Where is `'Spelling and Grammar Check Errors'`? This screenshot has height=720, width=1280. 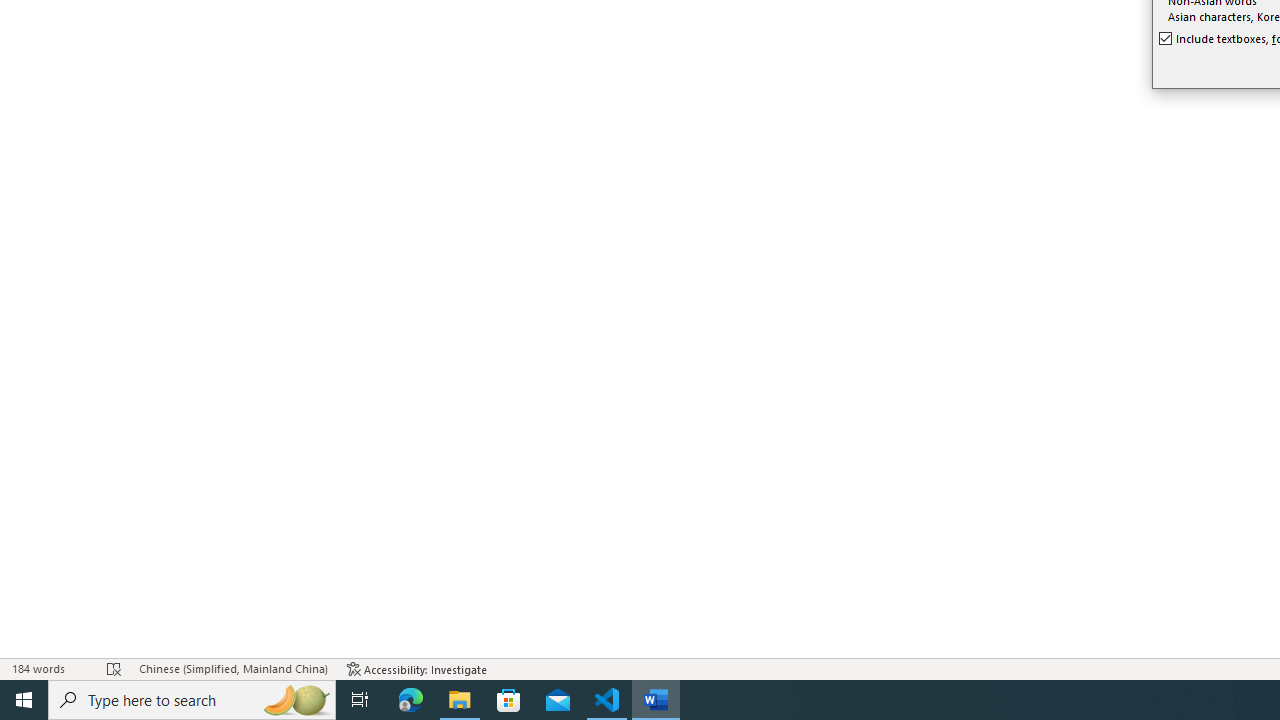 'Spelling and Grammar Check Errors' is located at coordinates (113, 669).